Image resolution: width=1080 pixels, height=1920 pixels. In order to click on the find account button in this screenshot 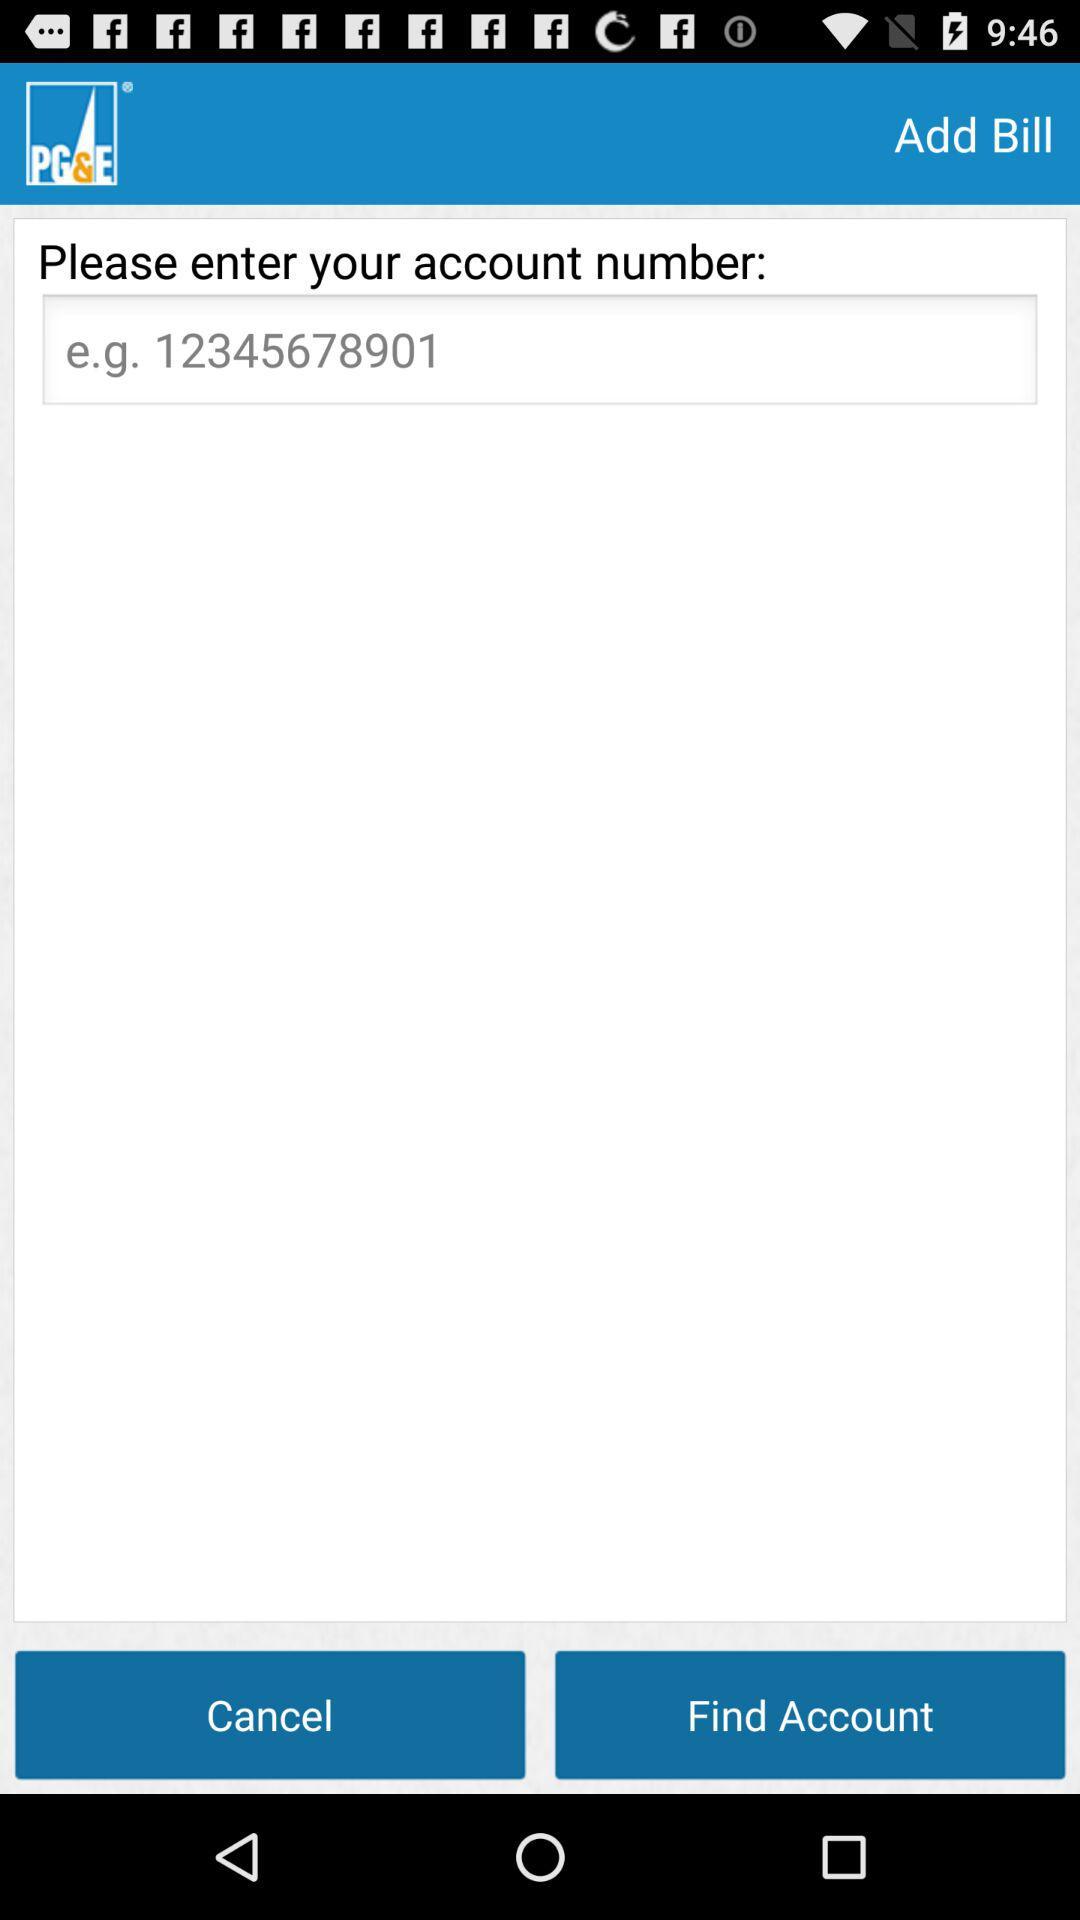, I will do `click(810, 1713)`.